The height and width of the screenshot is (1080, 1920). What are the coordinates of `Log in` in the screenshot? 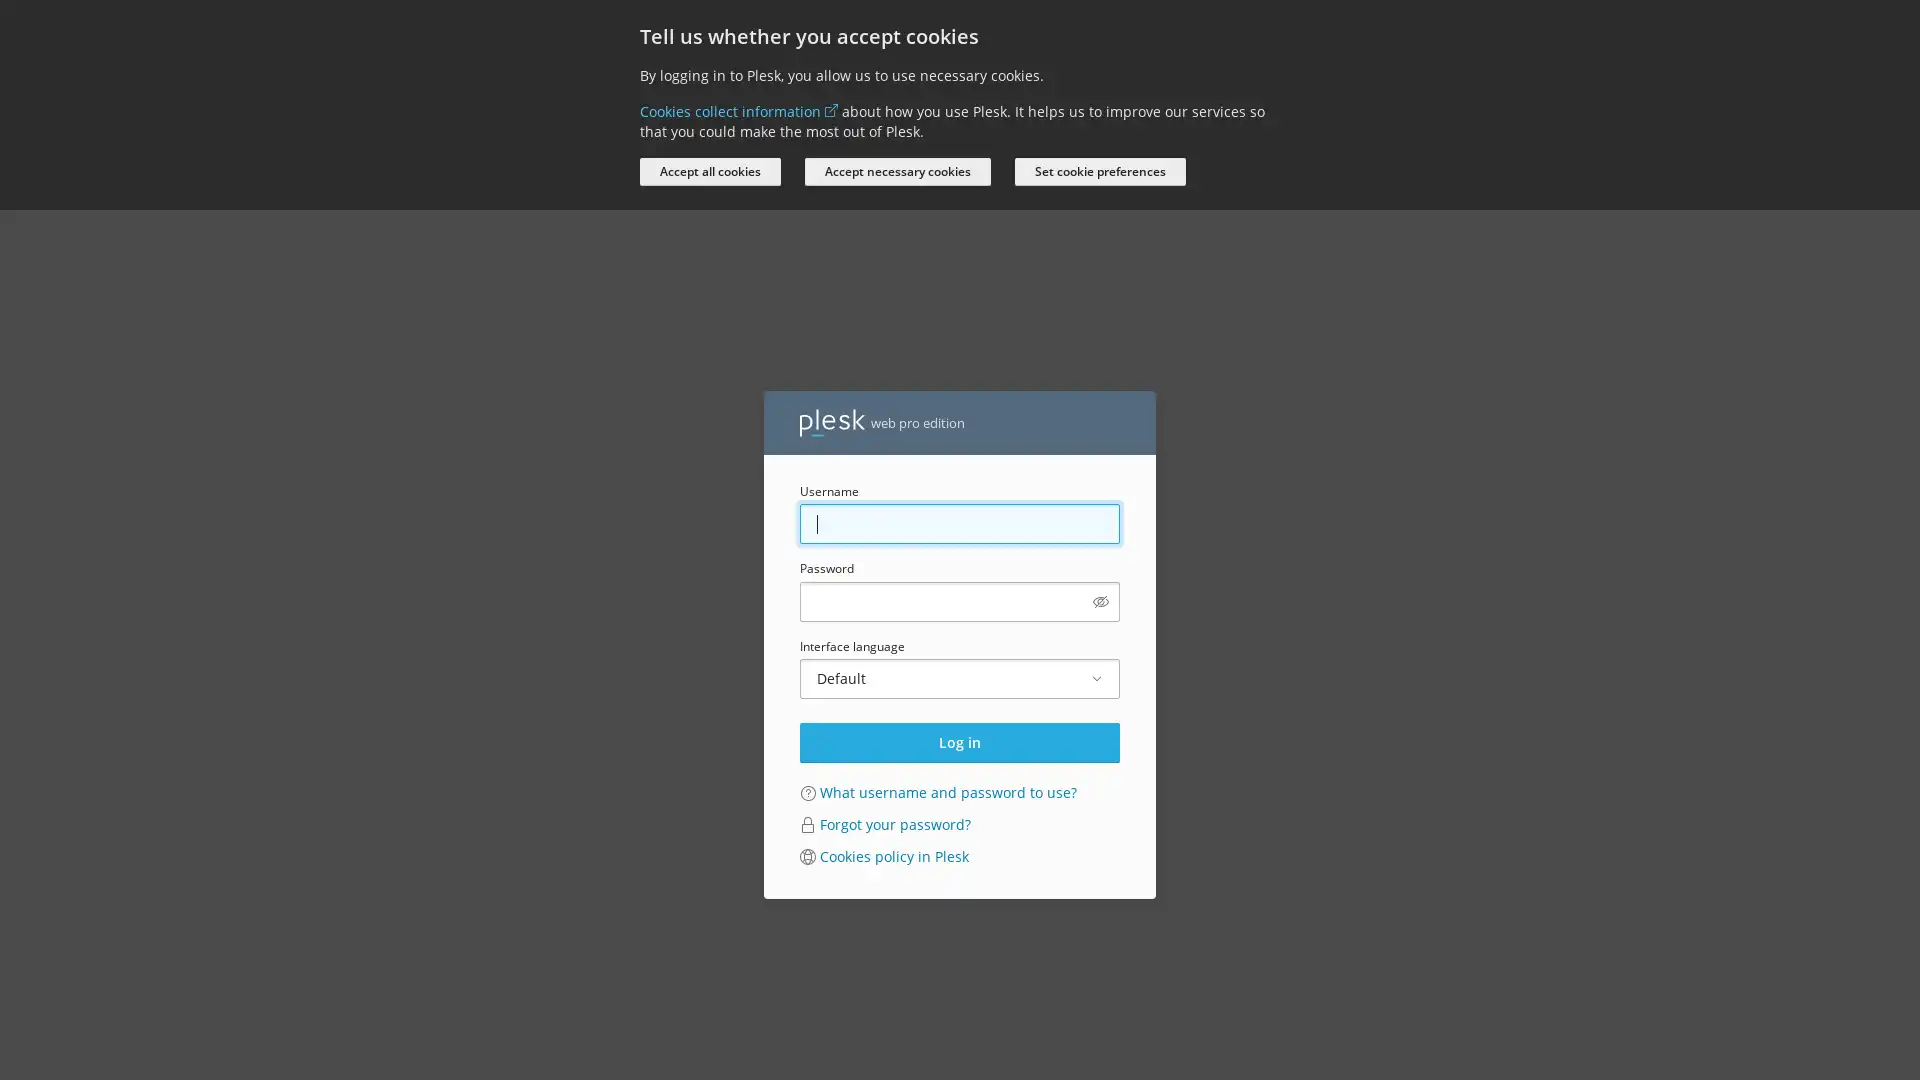 It's located at (960, 741).